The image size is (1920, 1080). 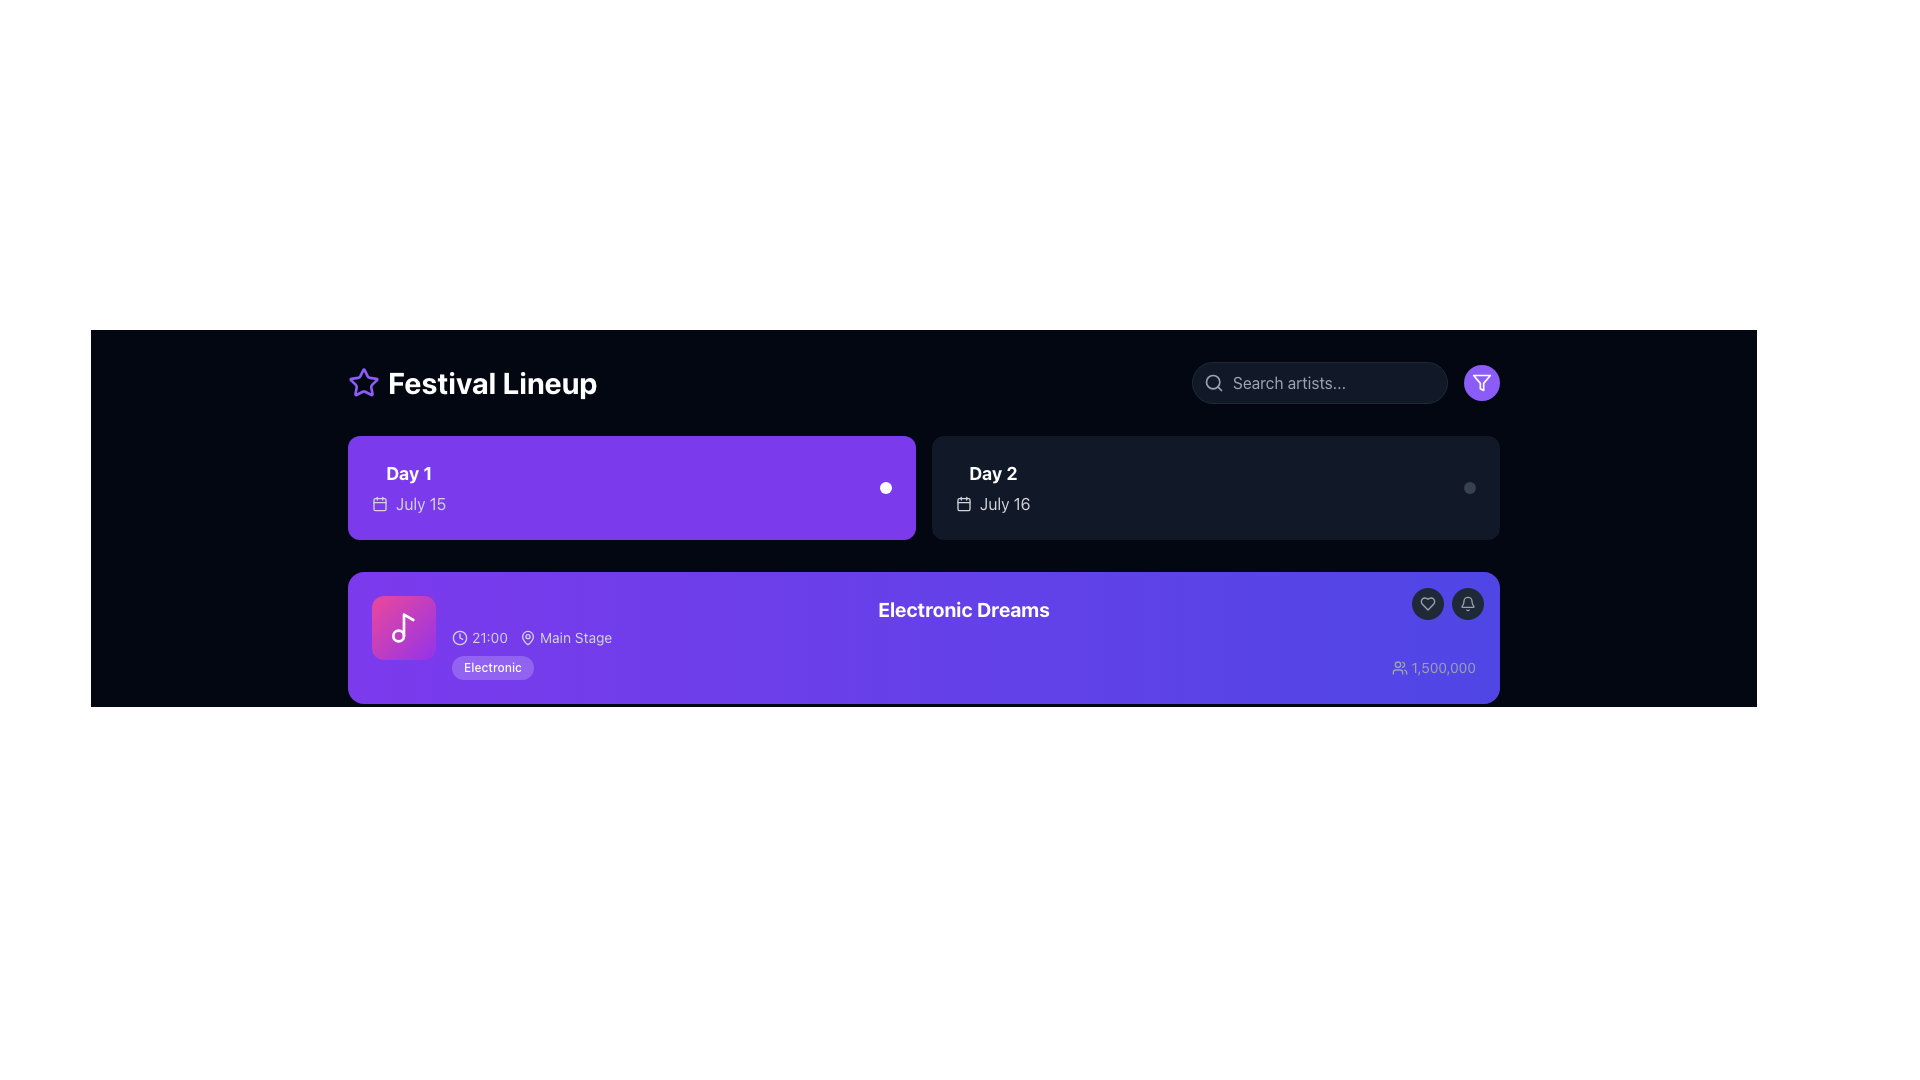 I want to click on the first circular 'like' button located at the top-right corner of the card labeled 'Electronic Dreams', so click(x=1427, y=603).